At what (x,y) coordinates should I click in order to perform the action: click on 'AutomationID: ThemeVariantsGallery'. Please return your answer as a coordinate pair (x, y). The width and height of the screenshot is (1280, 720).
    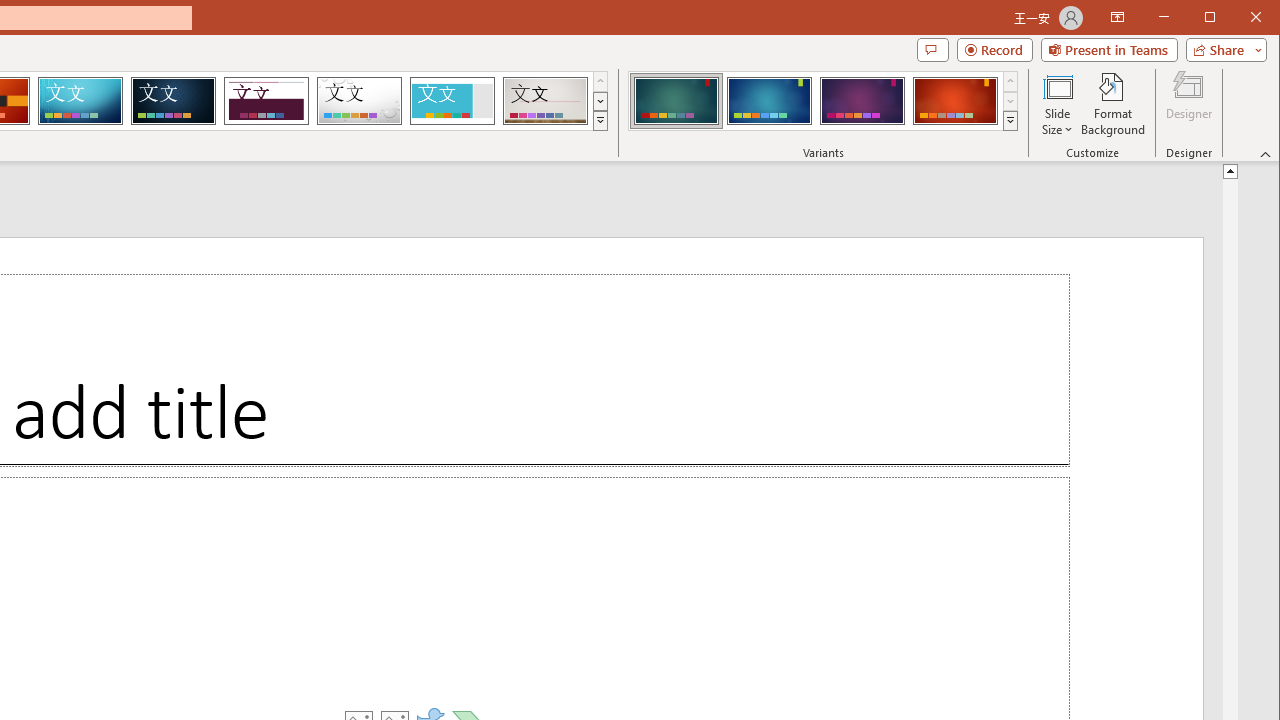
    Looking at the image, I should click on (824, 101).